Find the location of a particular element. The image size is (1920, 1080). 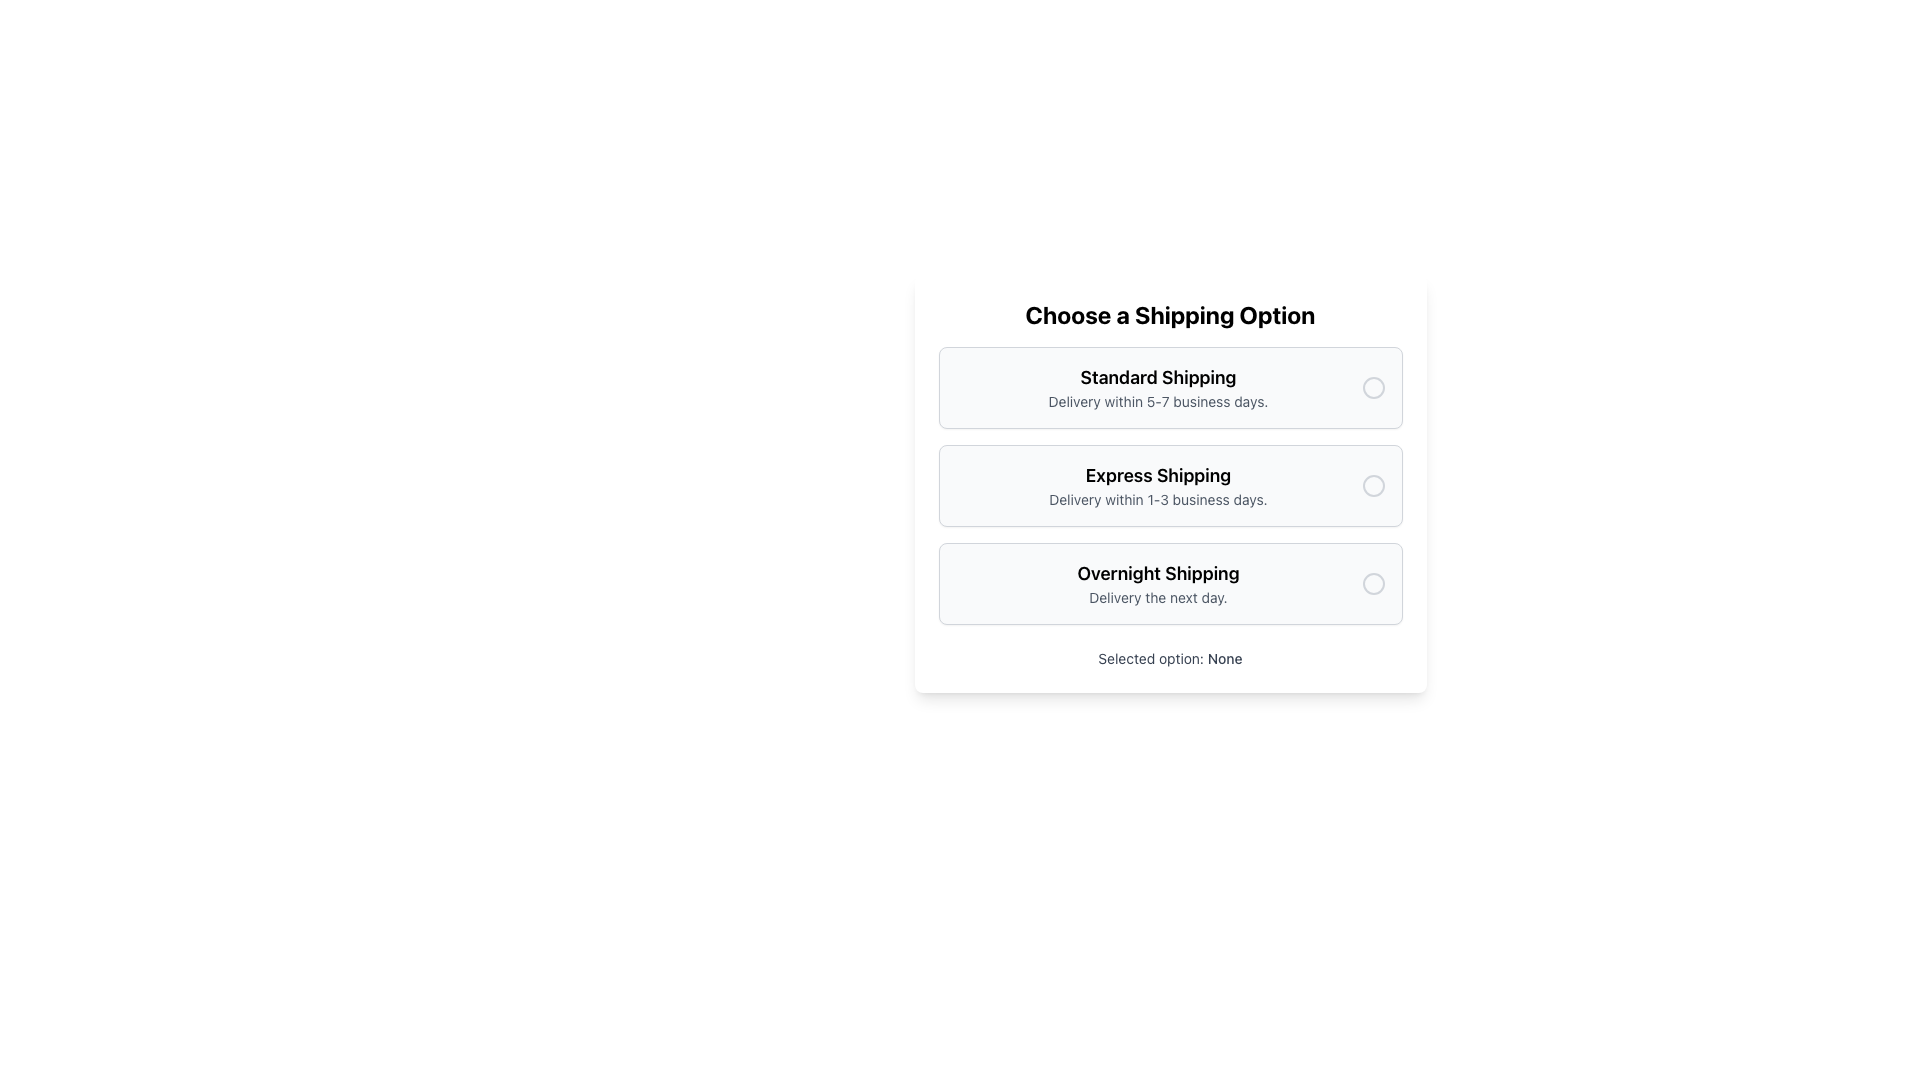

the text label that displays 'Selected option: None', which is styled in gray color and located below the last shipping option 'Overnight Shipping' is located at coordinates (1170, 659).